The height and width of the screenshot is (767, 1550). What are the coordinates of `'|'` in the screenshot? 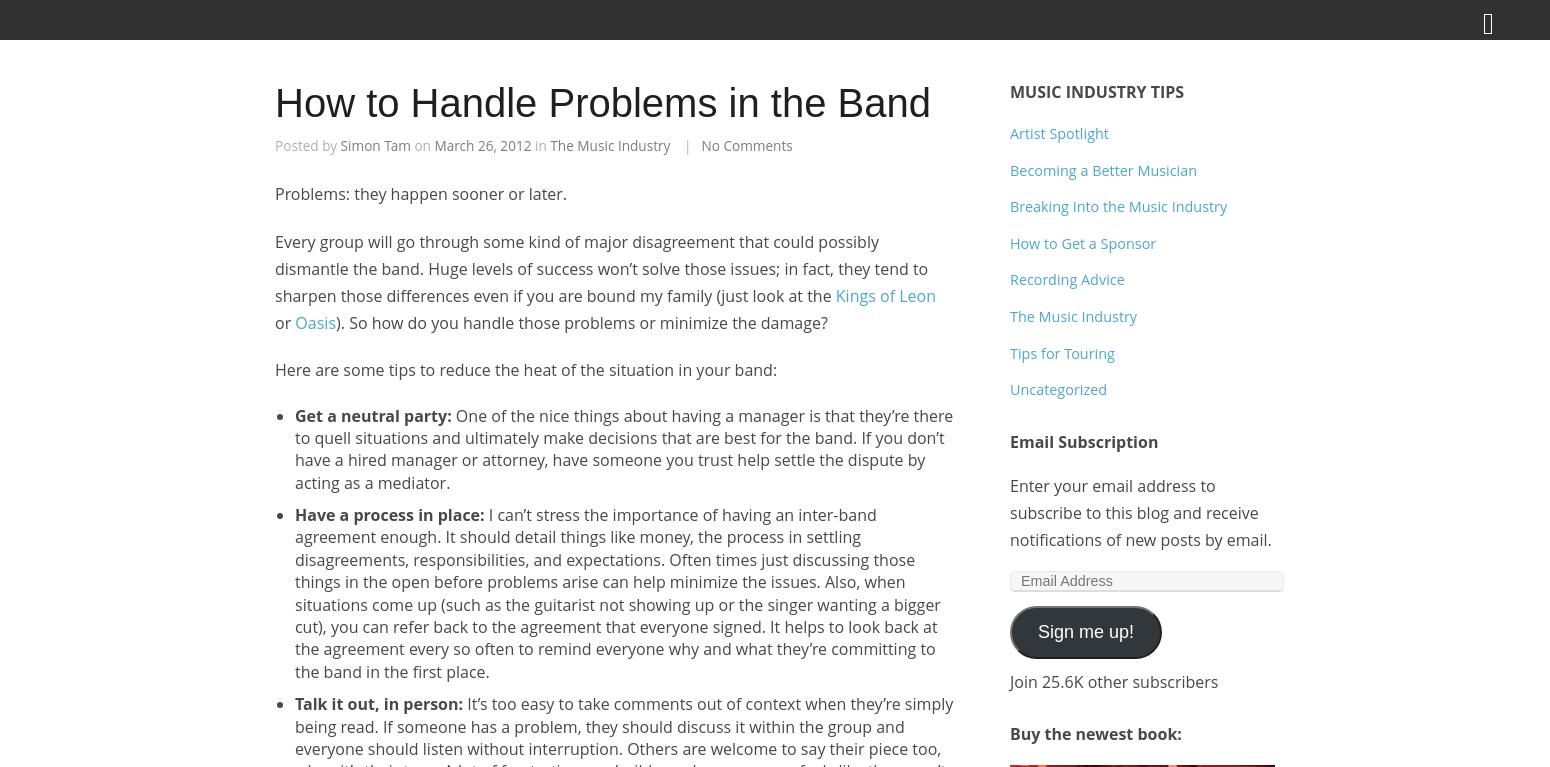 It's located at (685, 144).